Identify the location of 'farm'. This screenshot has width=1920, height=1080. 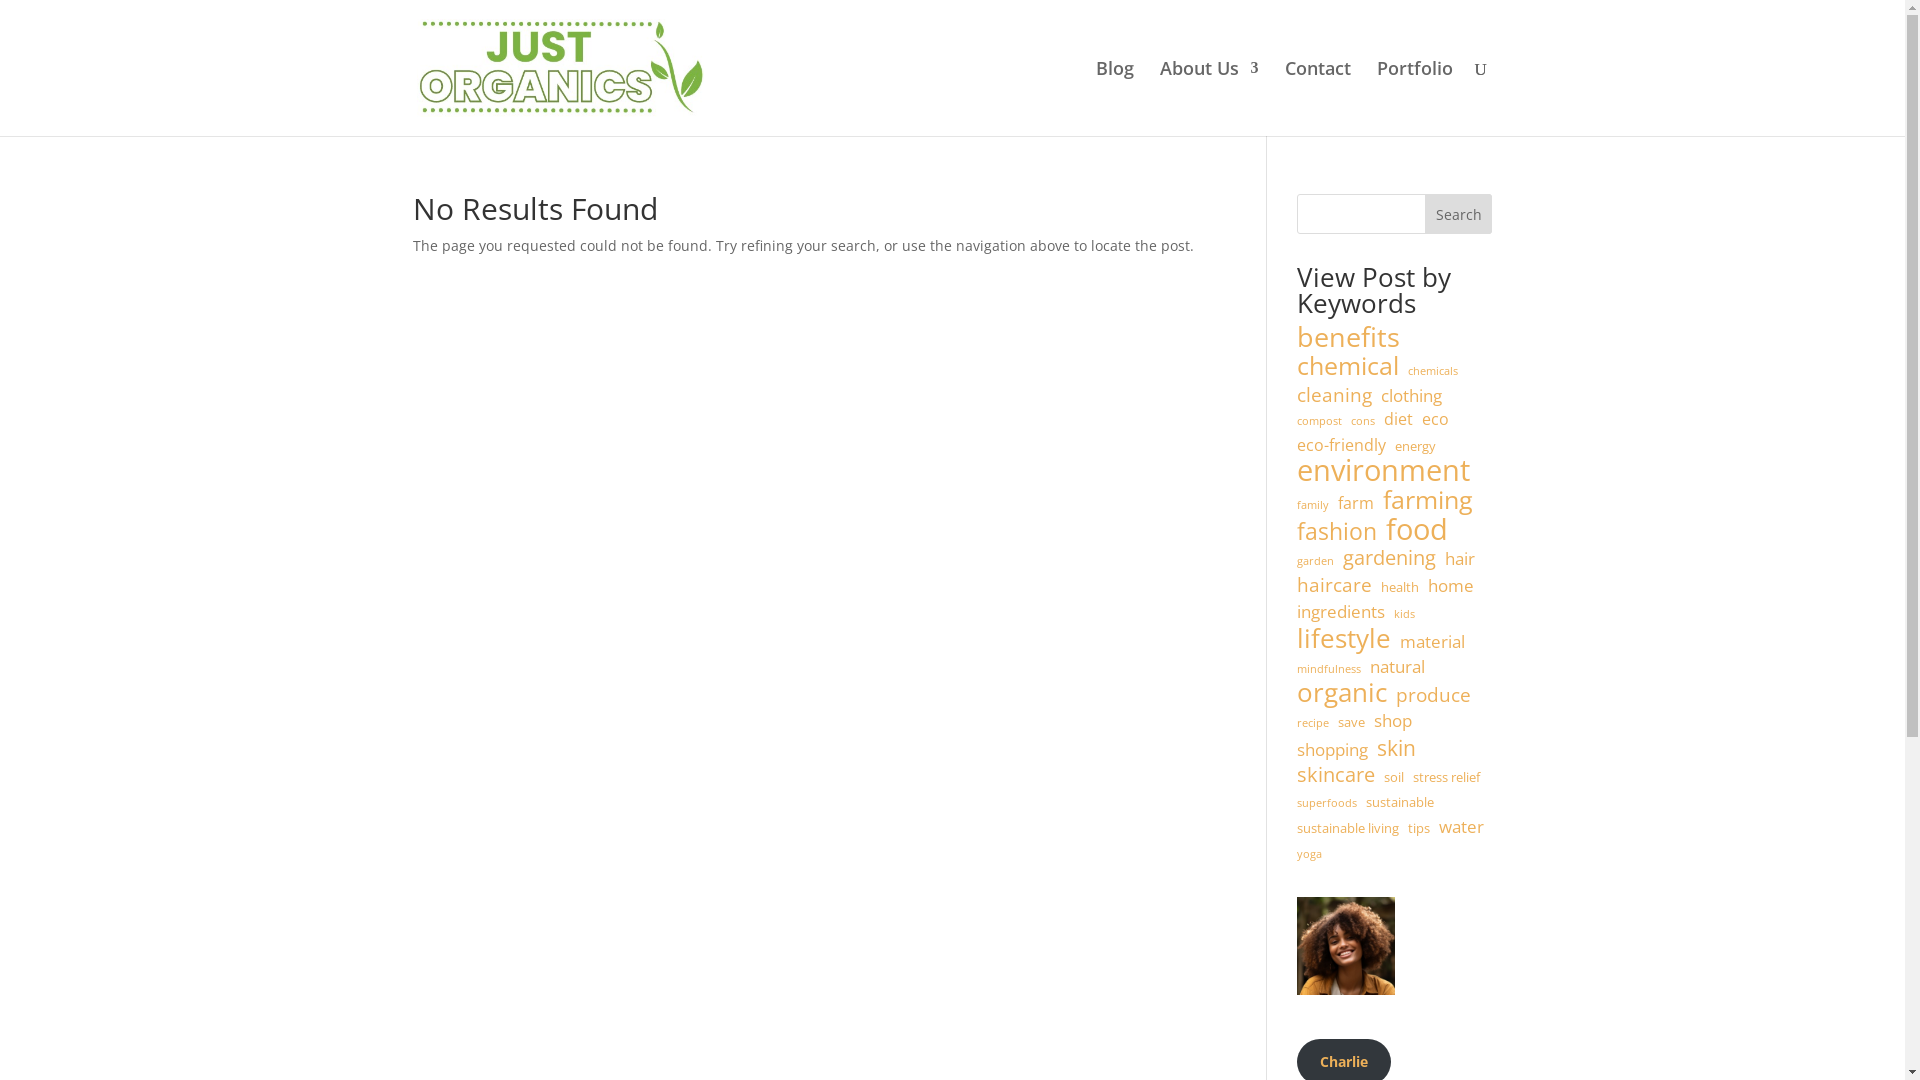
(1356, 503).